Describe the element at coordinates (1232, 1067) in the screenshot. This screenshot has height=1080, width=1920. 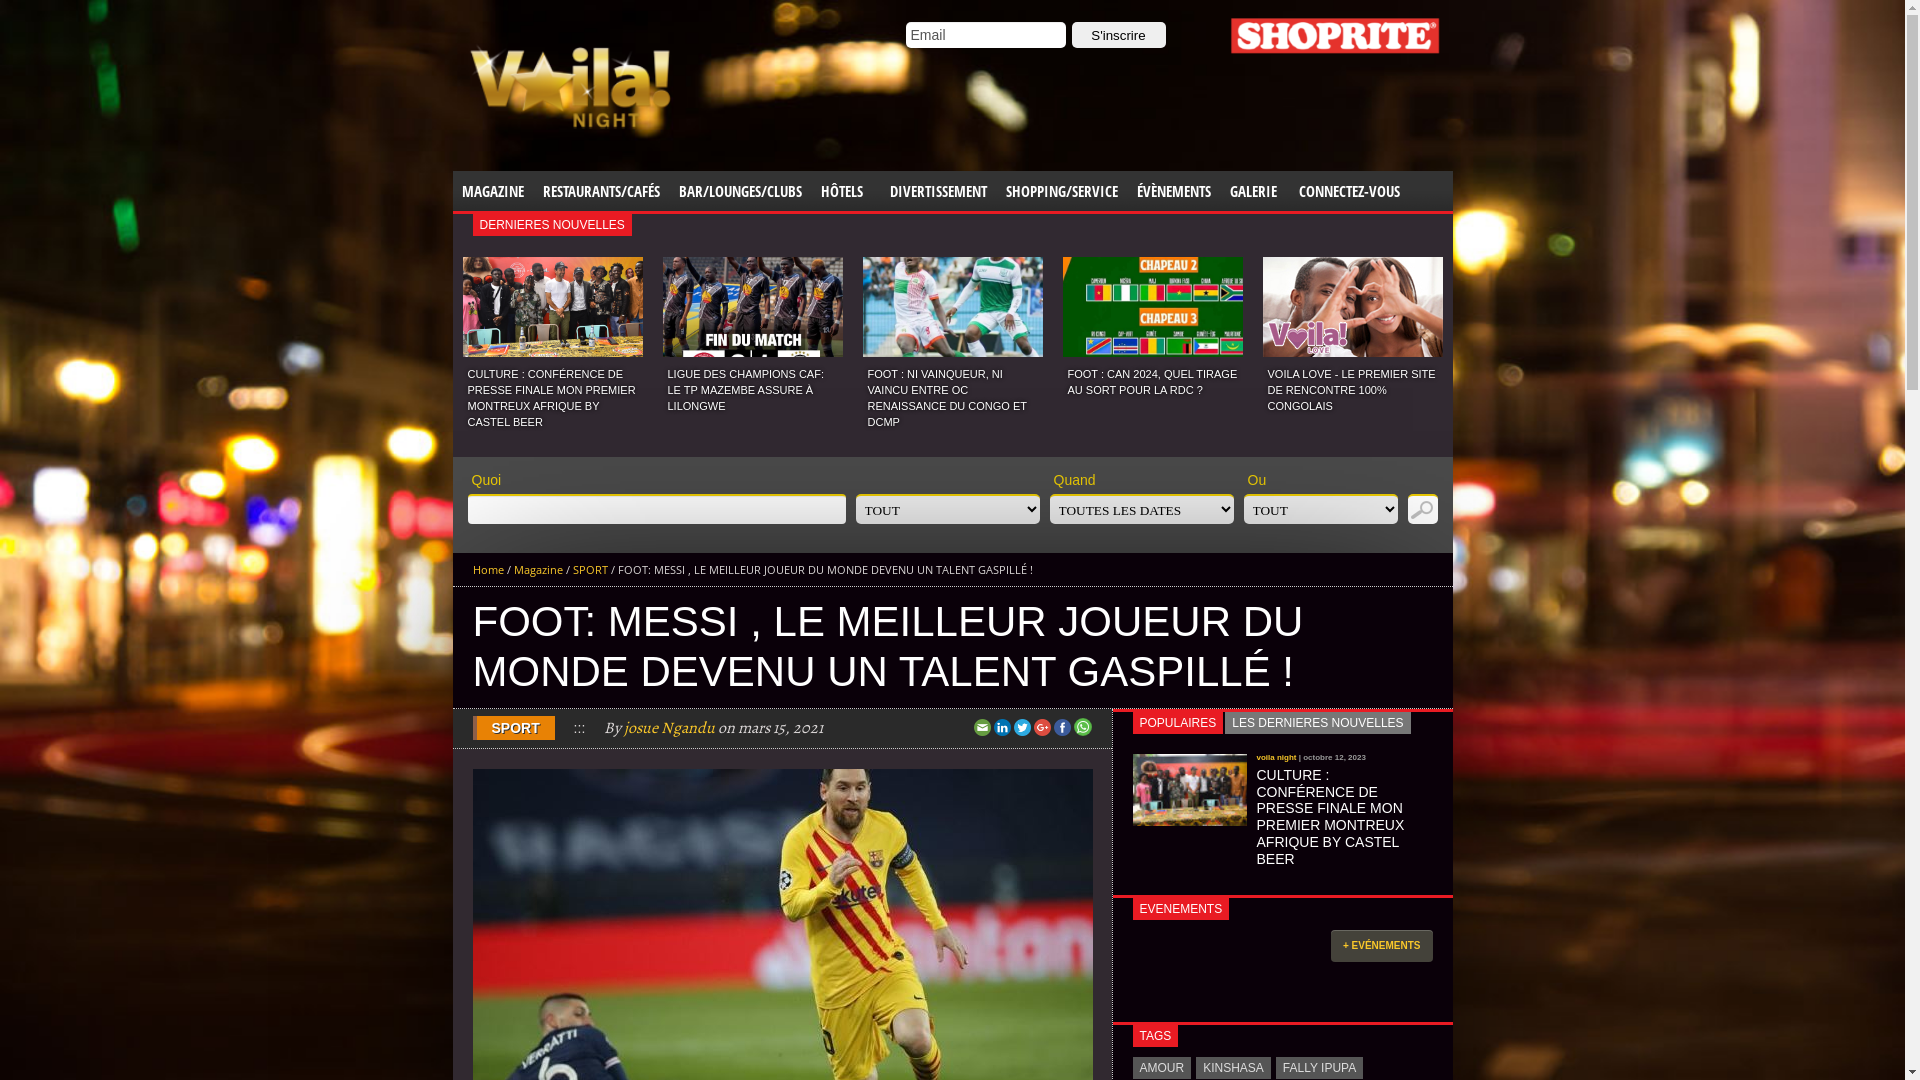
I see `'KINSHASA'` at that location.